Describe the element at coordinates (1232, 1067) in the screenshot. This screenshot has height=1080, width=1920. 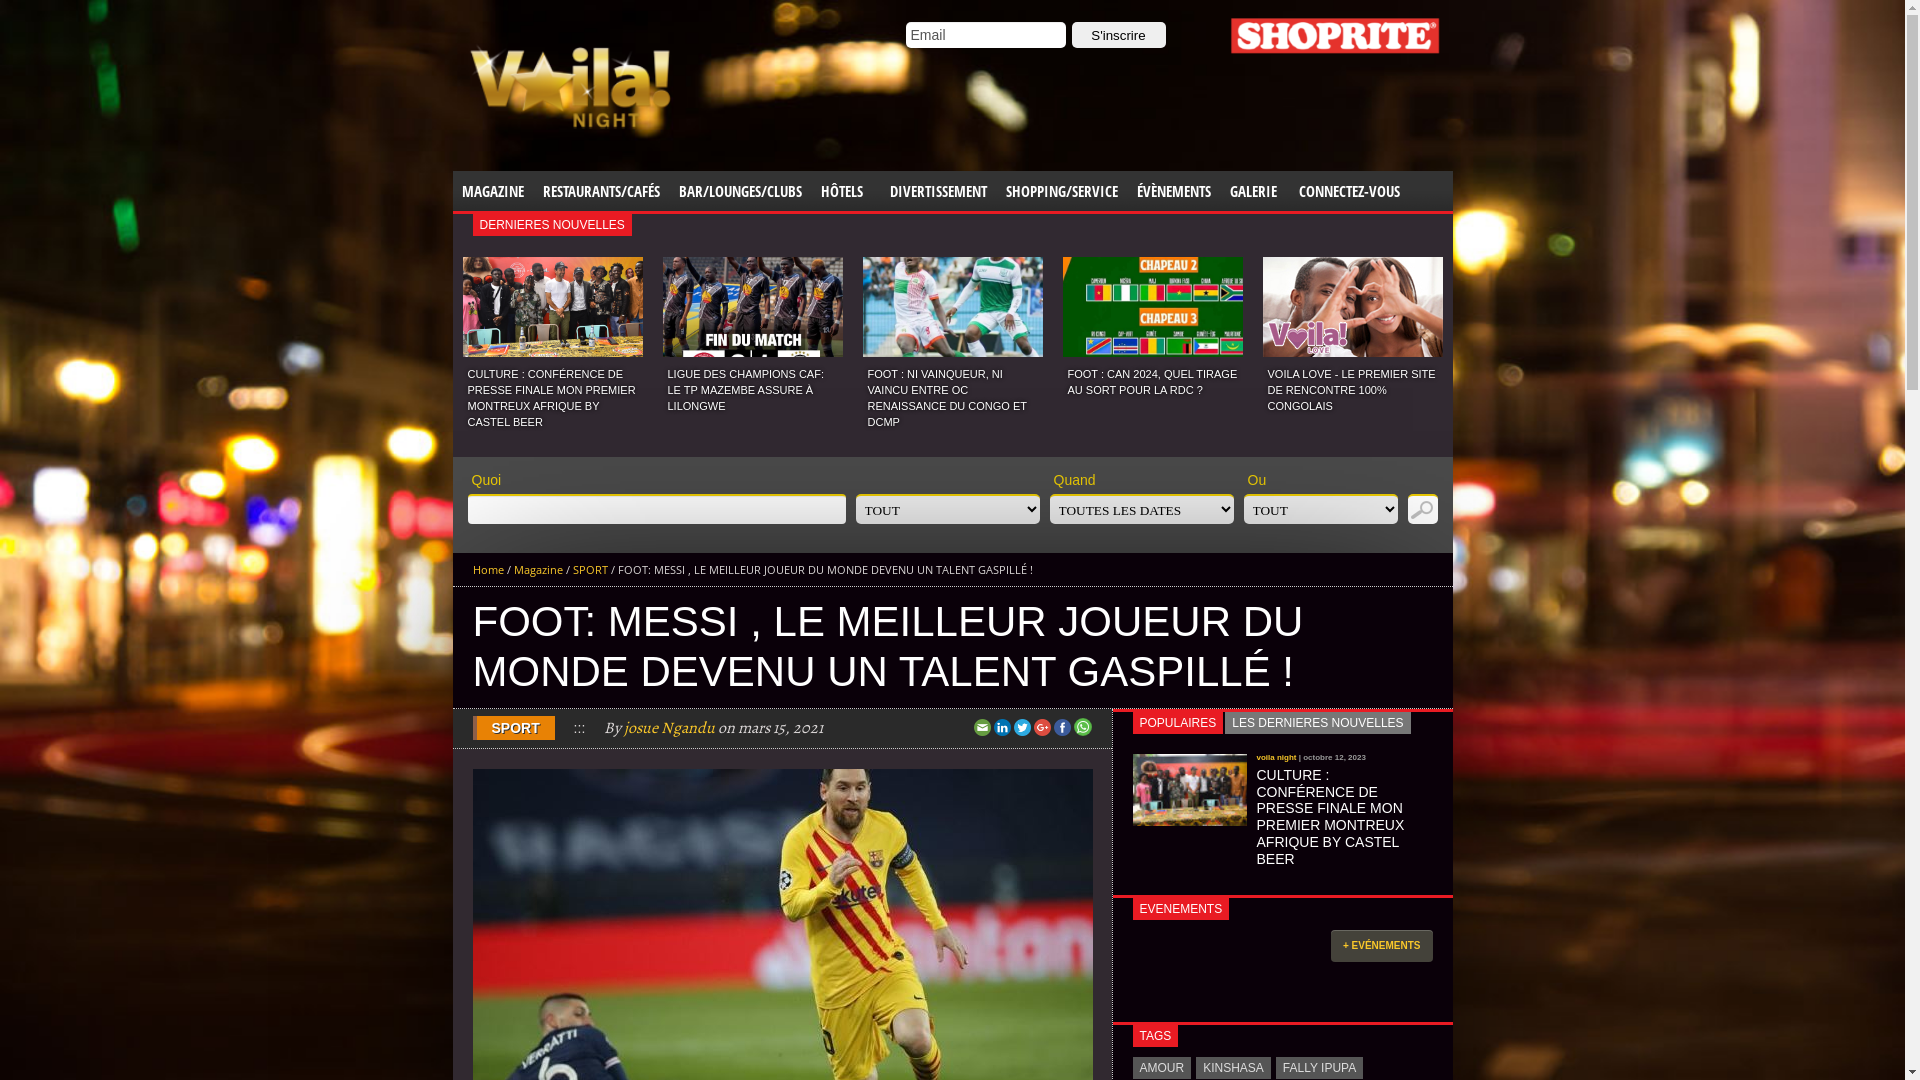
I see `'KINSHASA'` at that location.